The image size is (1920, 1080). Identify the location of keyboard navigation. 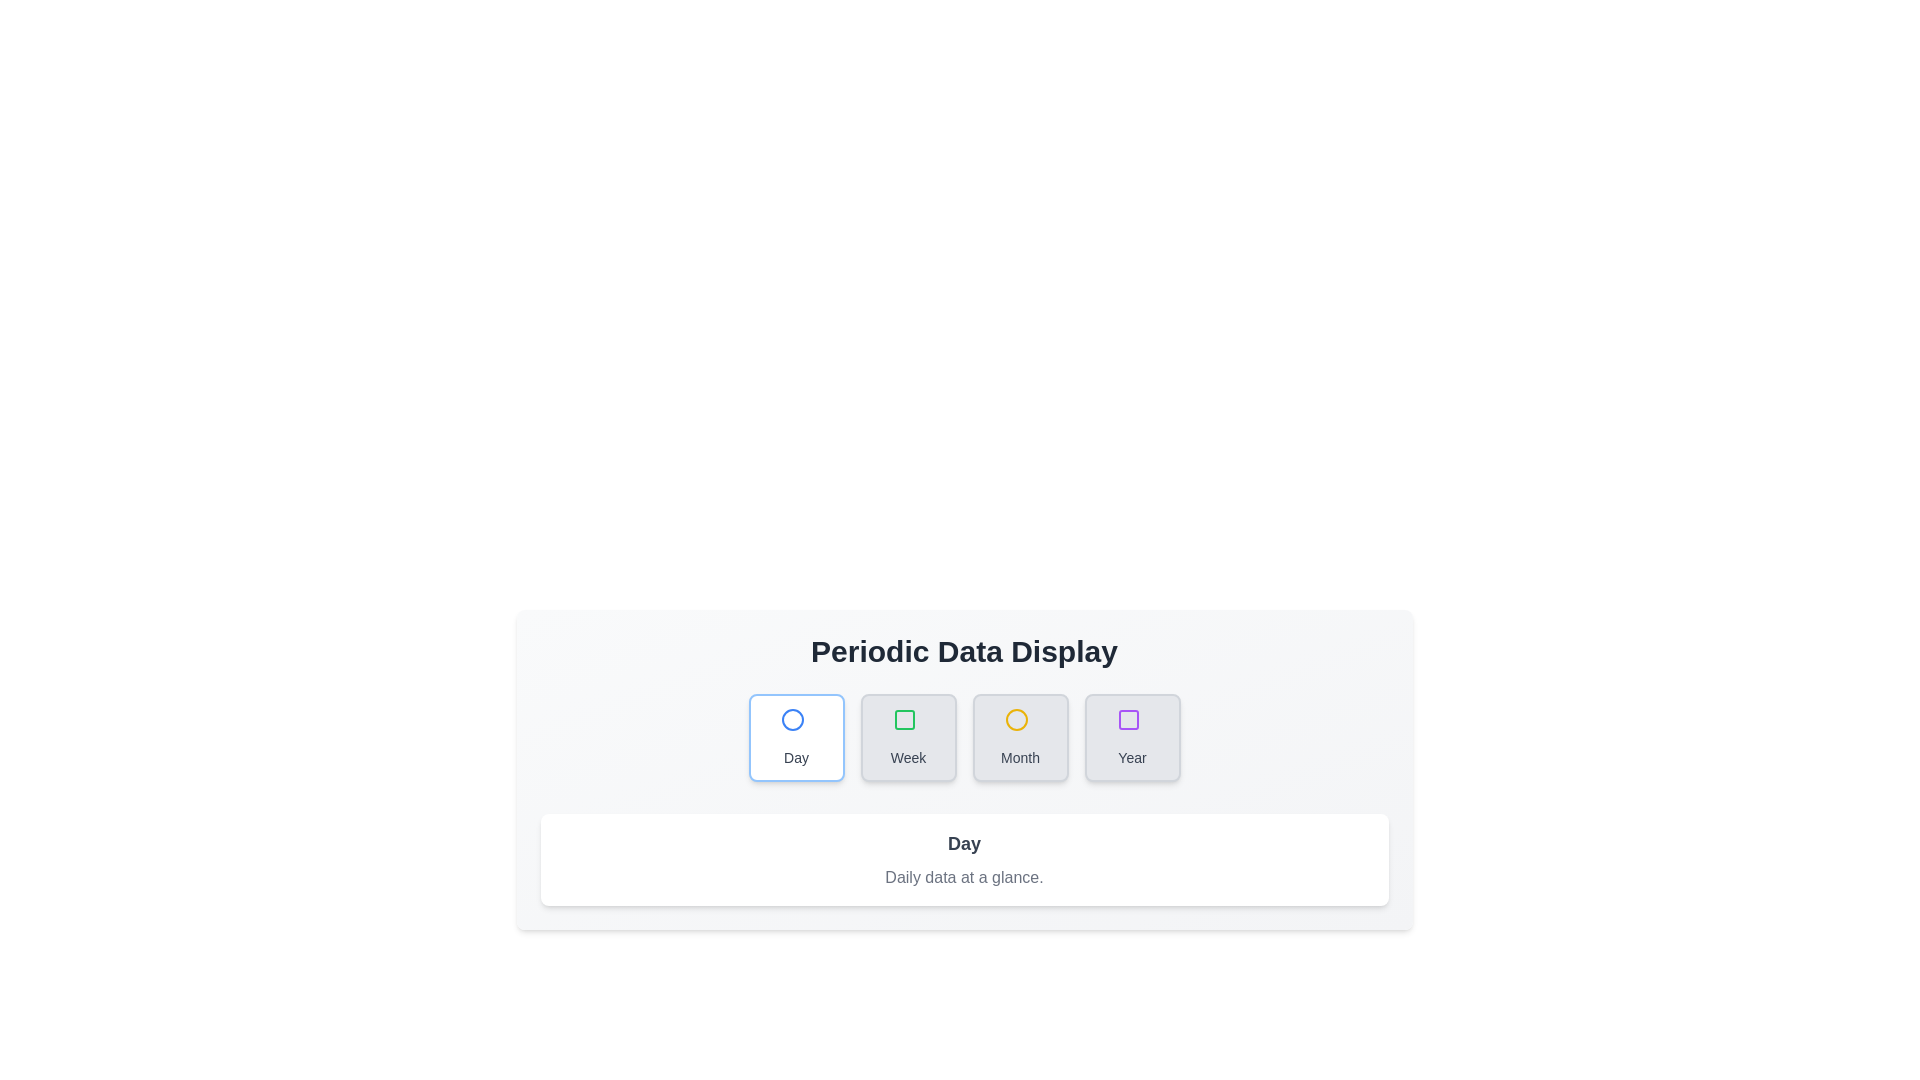
(964, 737).